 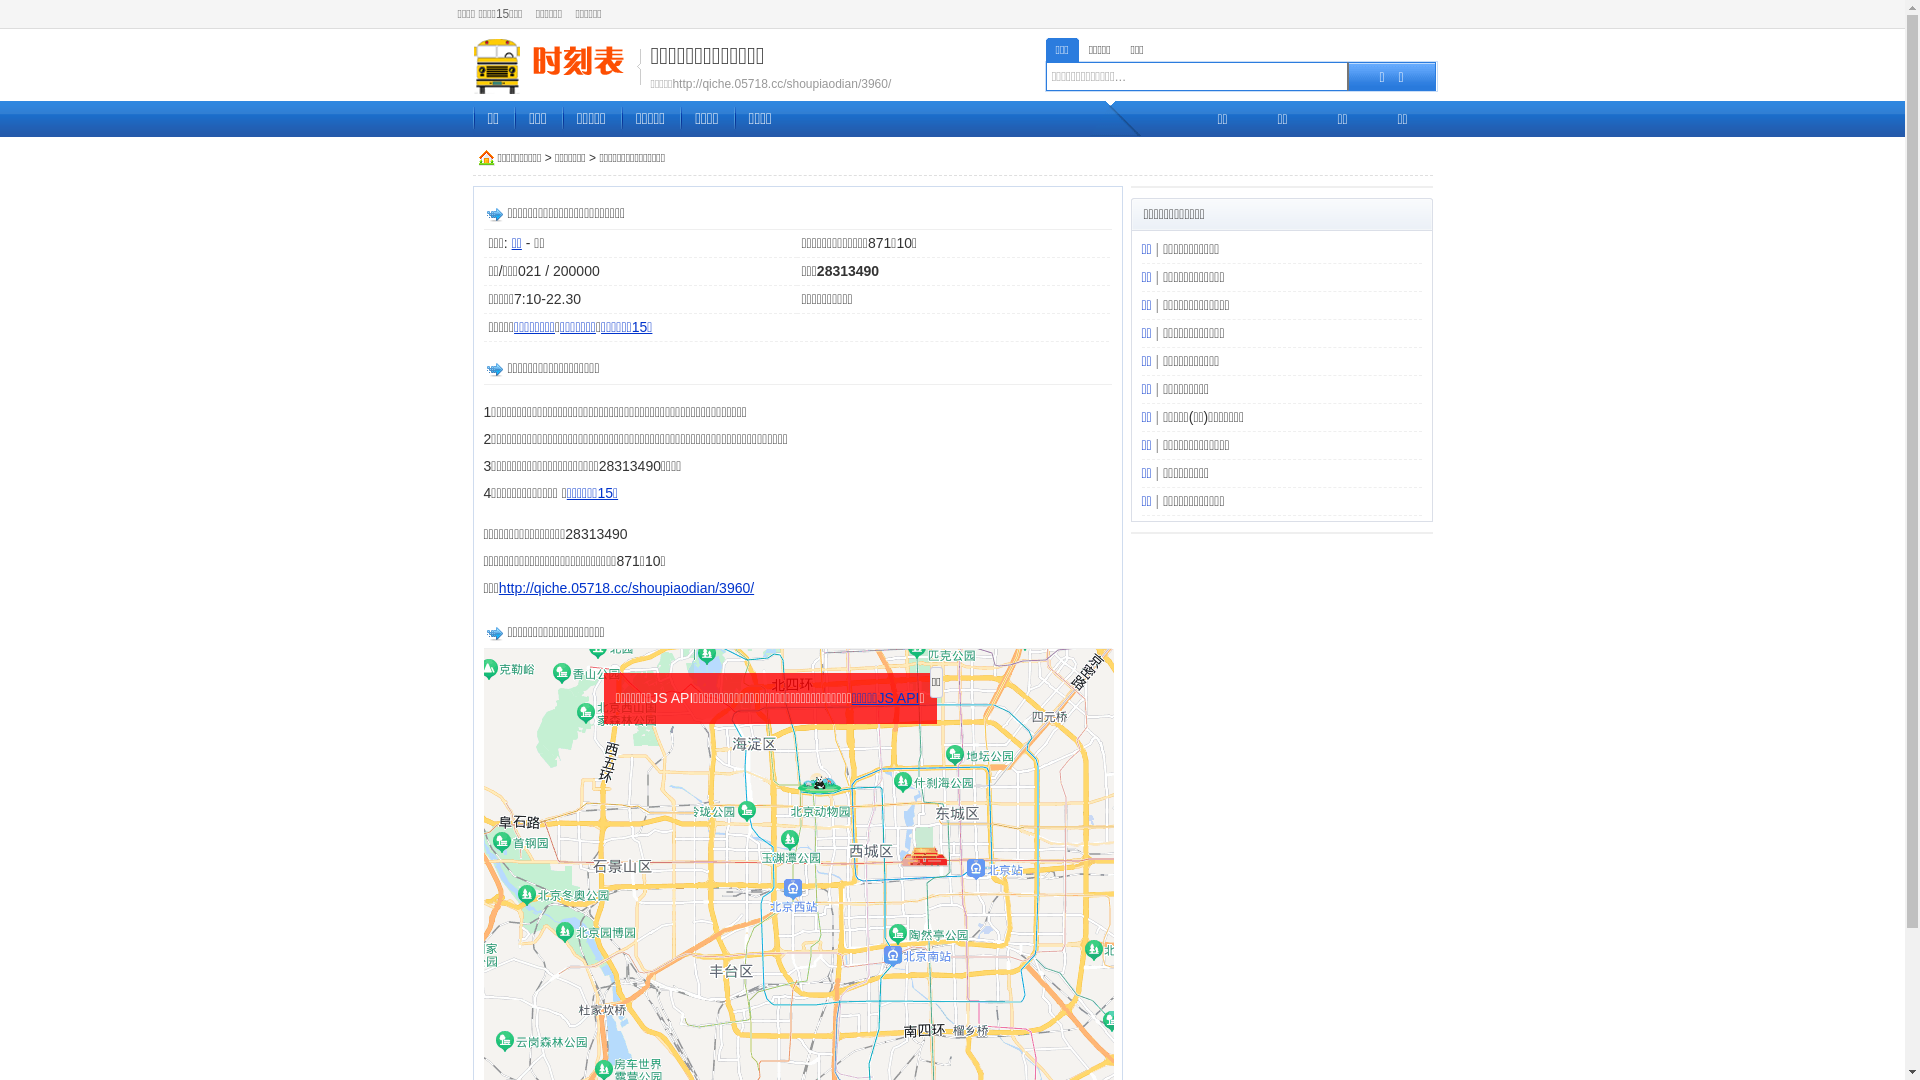 What do you see at coordinates (625, 586) in the screenshot?
I see `'http://qiche.05718.cc/shoupiaodian/3960/'` at bounding box center [625, 586].